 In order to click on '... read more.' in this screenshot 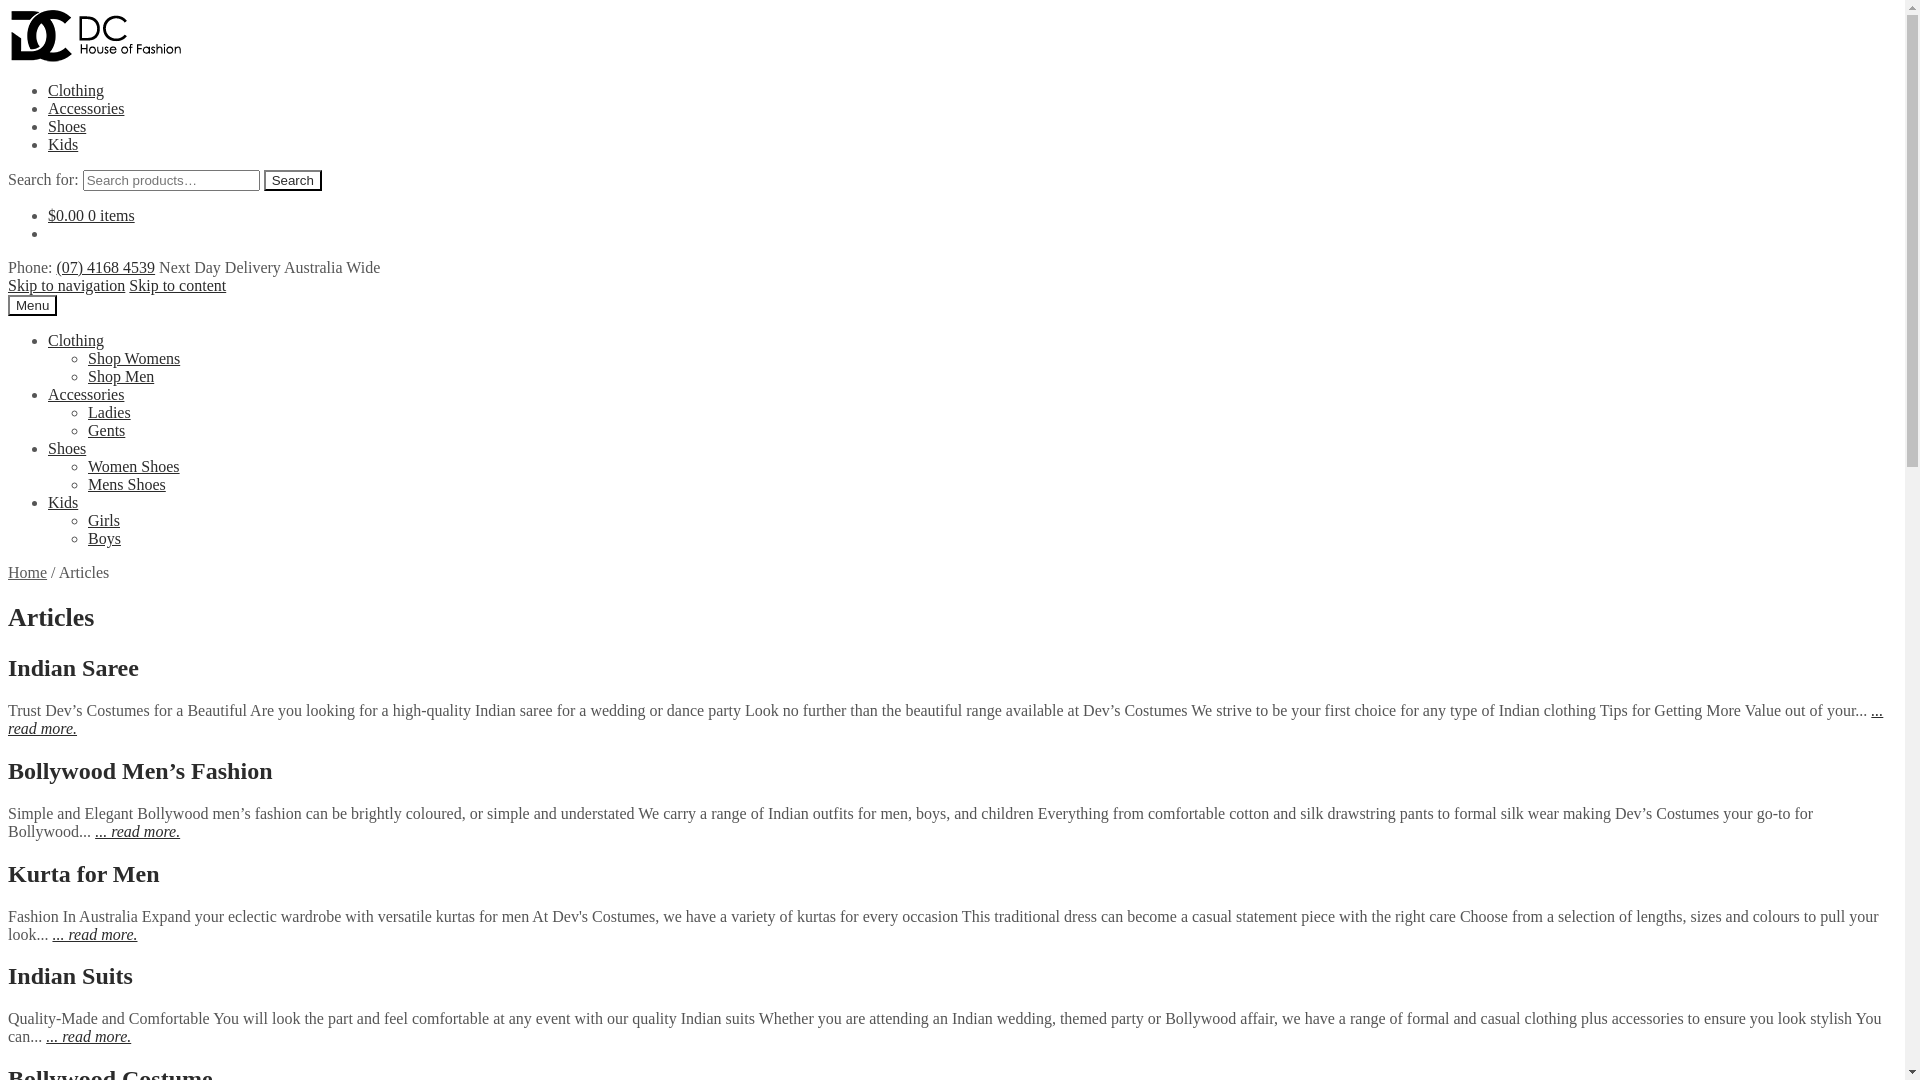, I will do `click(93, 934)`.